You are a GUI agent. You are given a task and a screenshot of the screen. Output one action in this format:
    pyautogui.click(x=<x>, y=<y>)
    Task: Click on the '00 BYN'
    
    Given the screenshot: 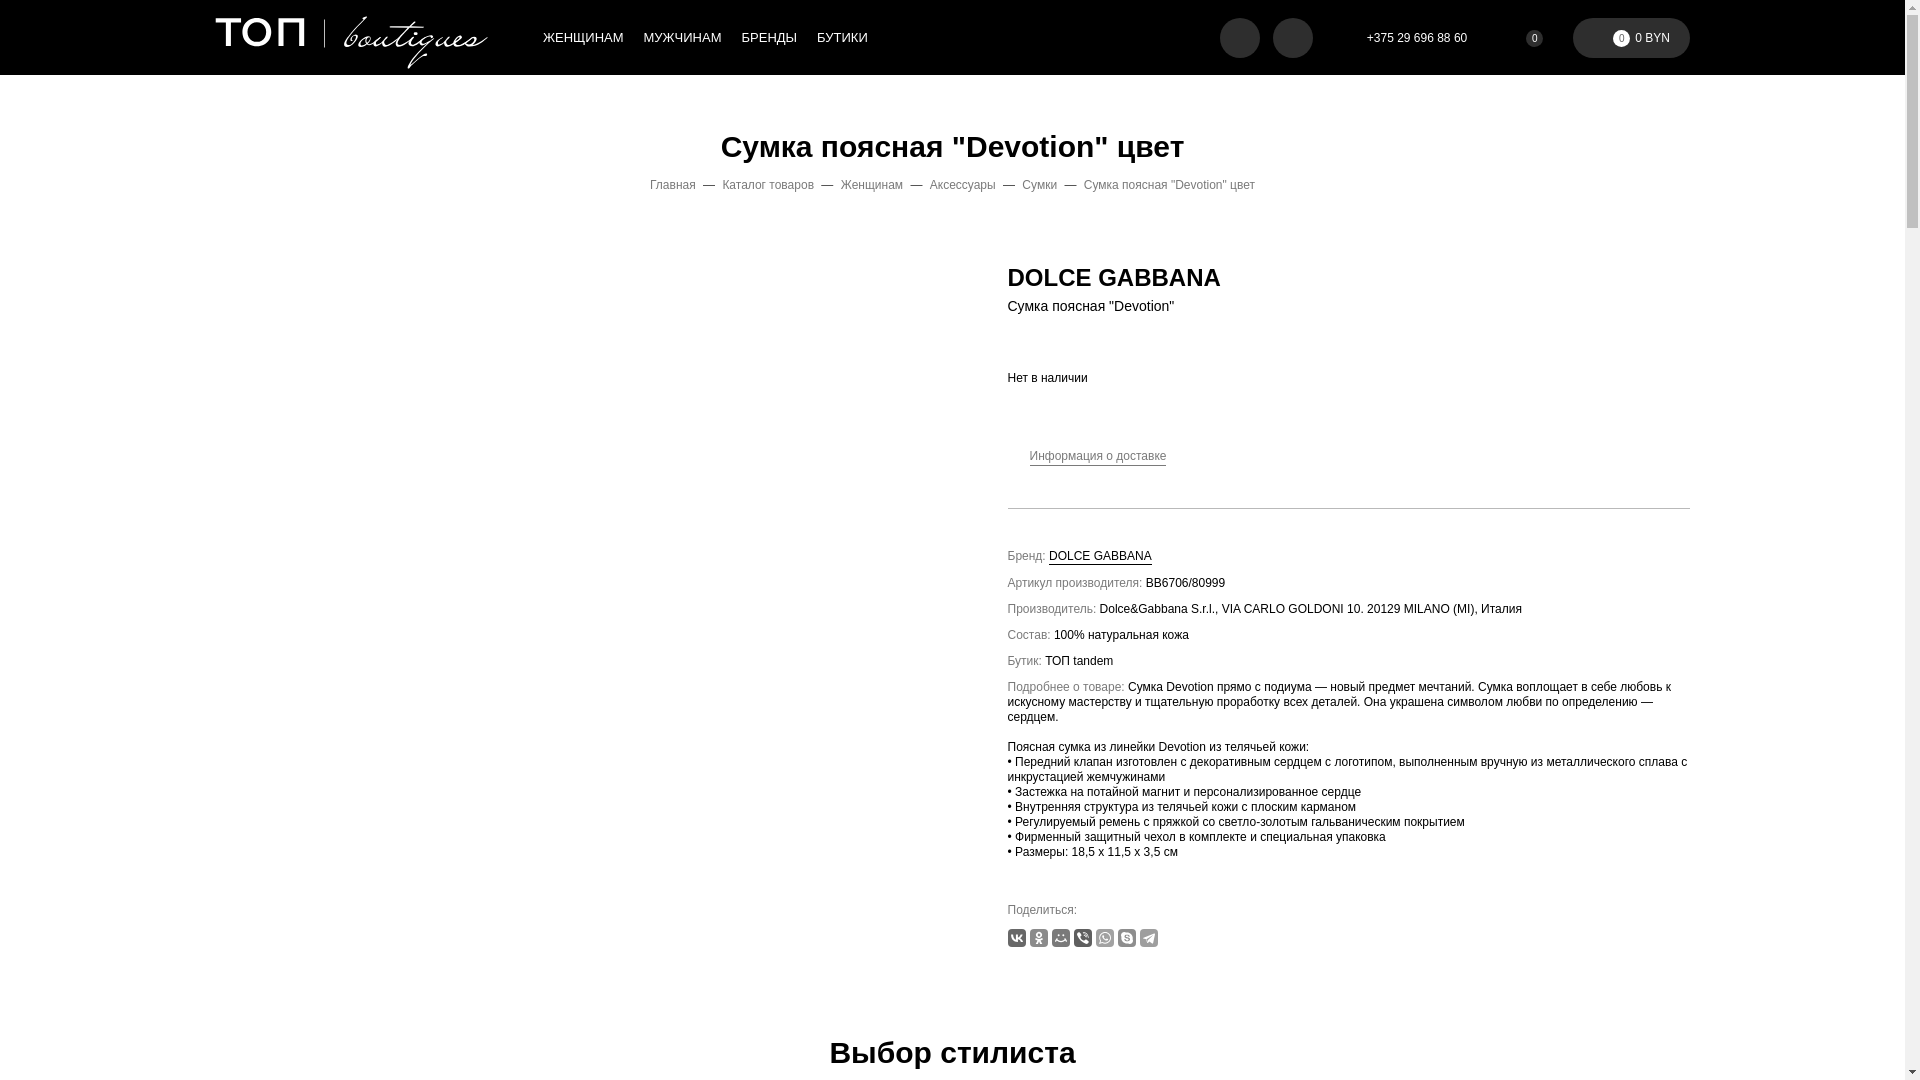 What is the action you would take?
    pyautogui.click(x=1631, y=38)
    